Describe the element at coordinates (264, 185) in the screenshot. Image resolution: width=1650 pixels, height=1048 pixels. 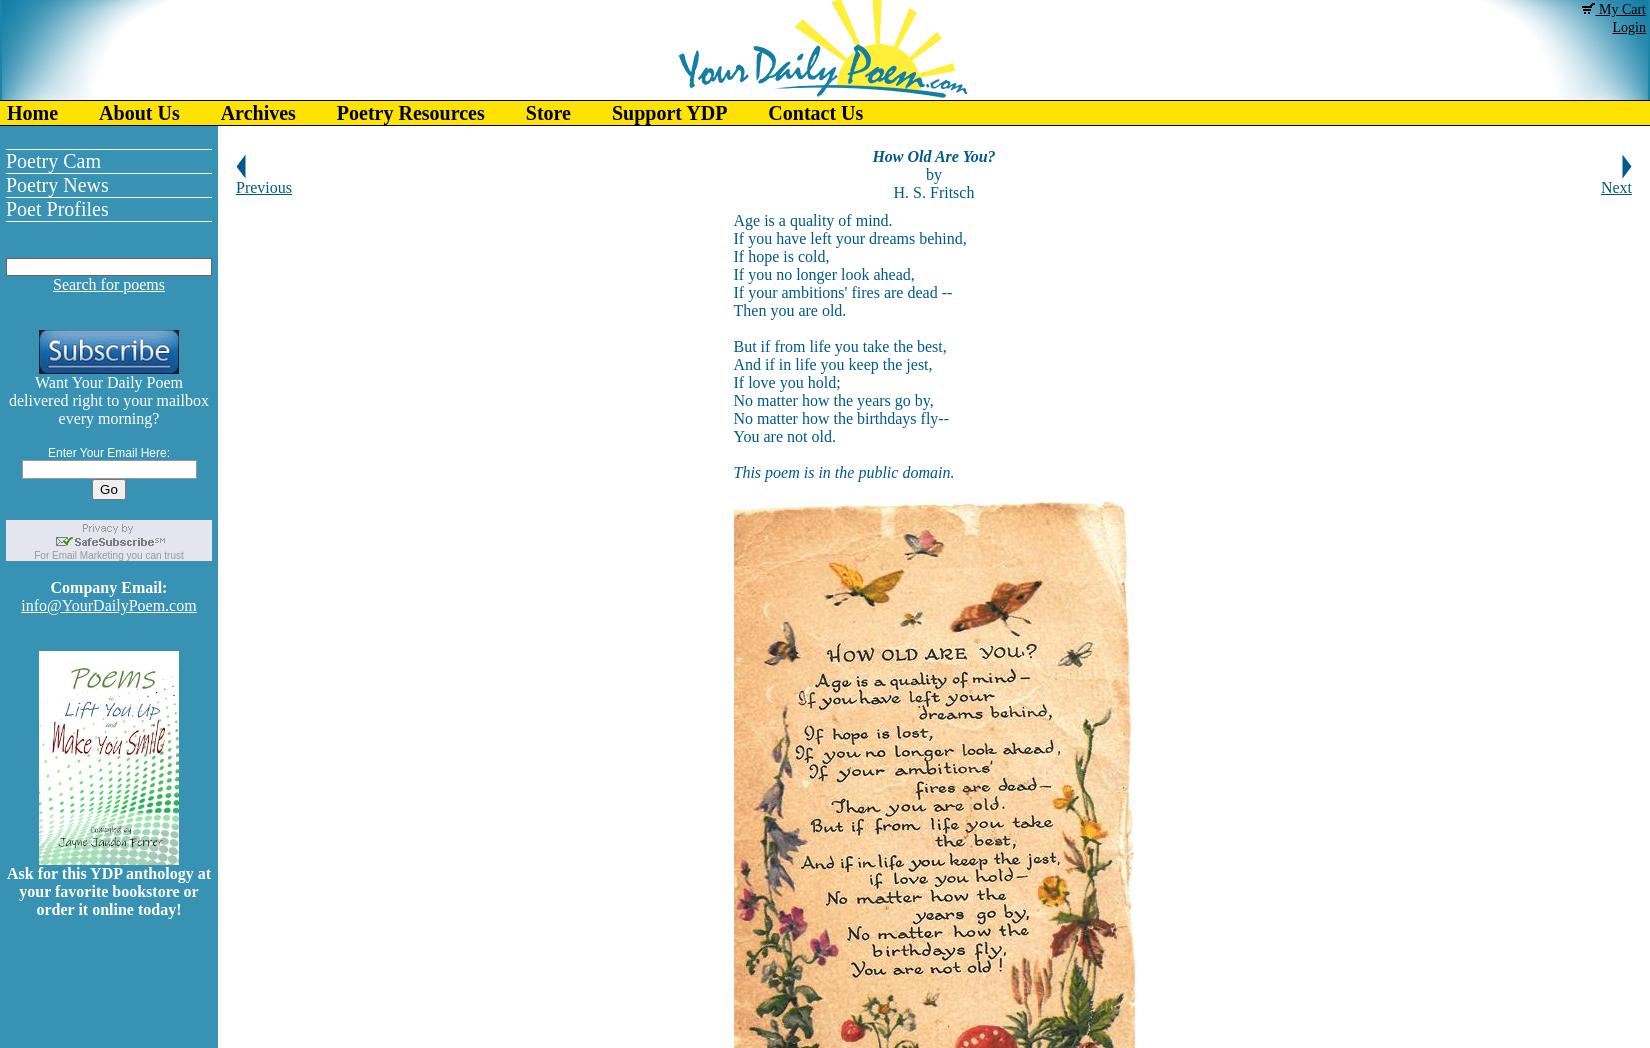
I see `'Previous'` at that location.